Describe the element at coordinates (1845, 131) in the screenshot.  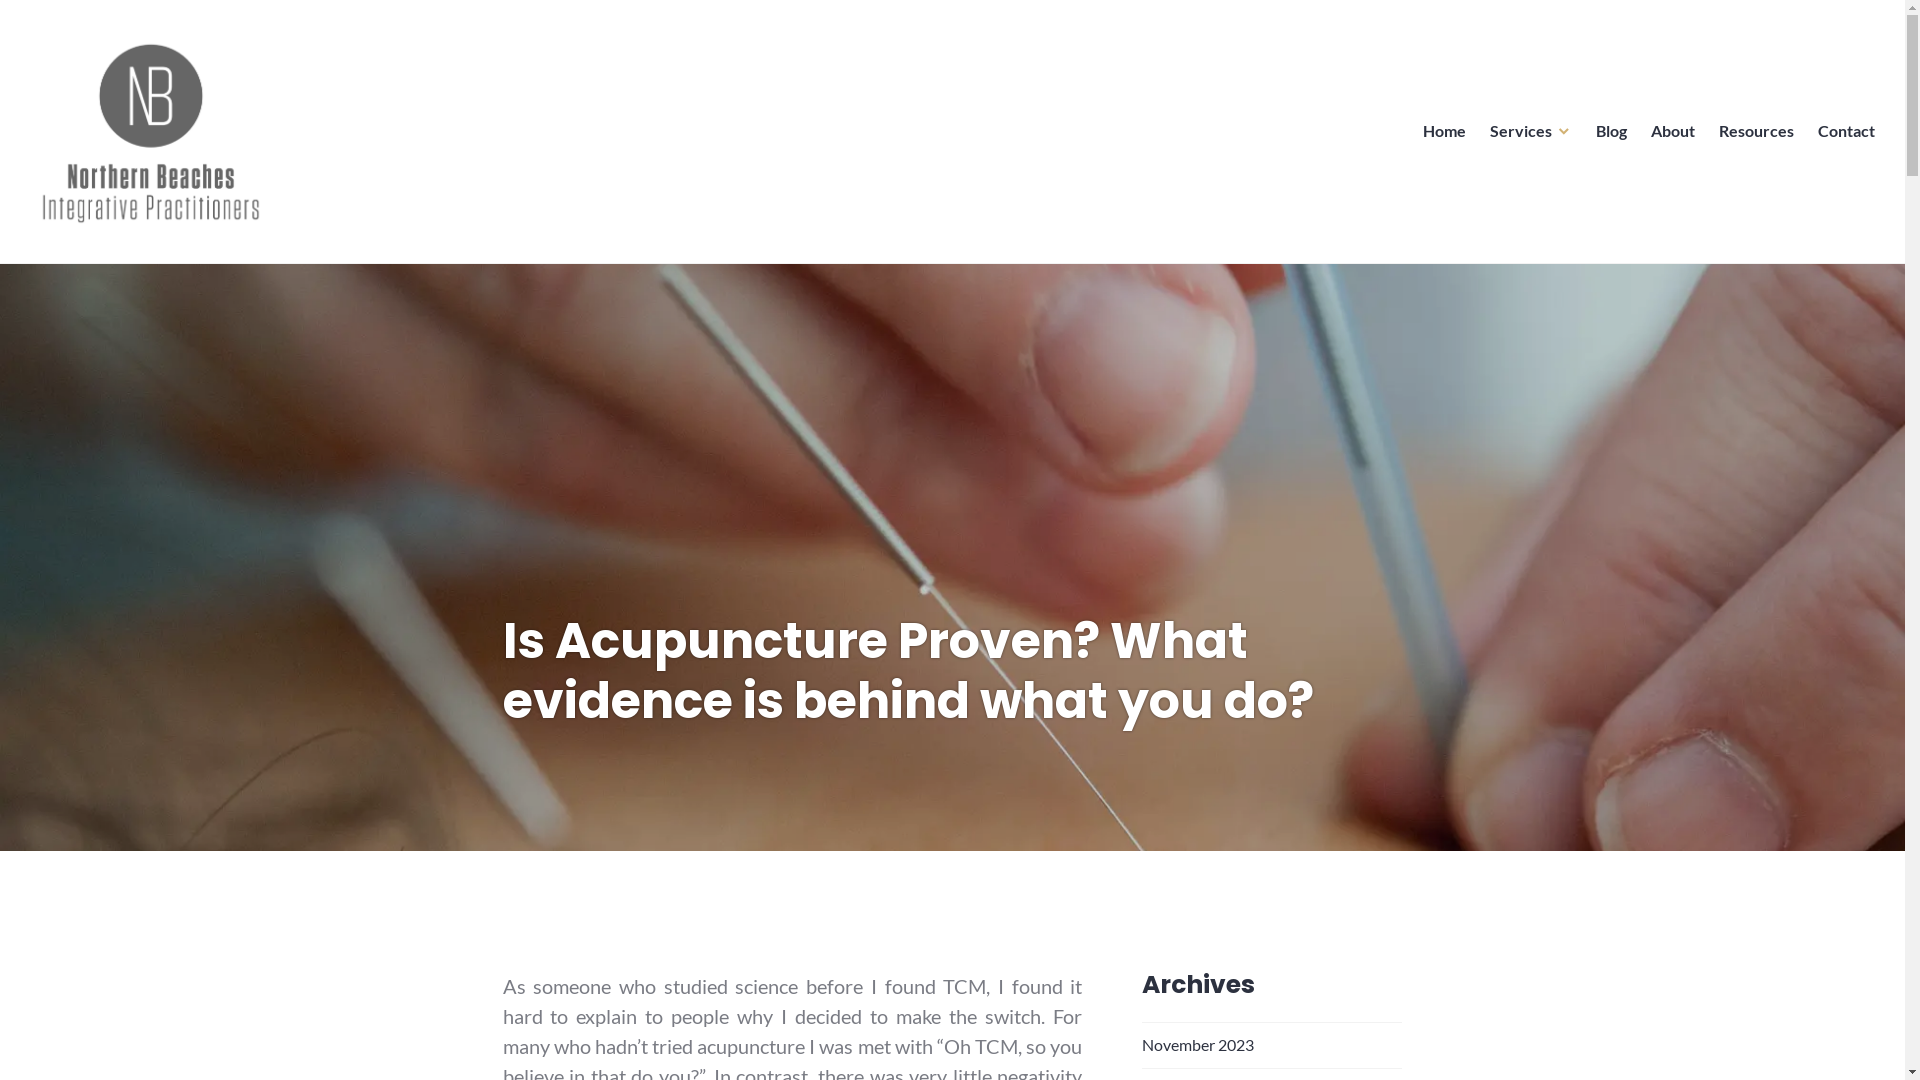
I see `'Contact'` at that location.